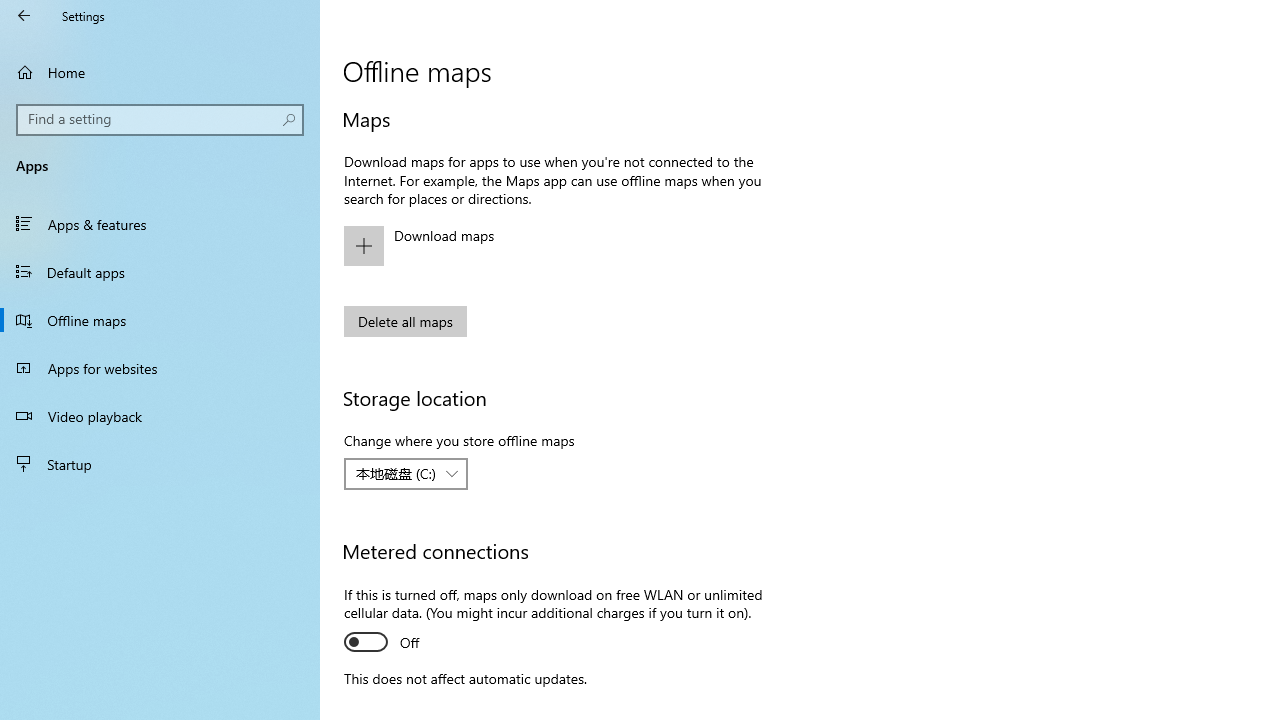  Describe the element at coordinates (160, 119) in the screenshot. I see `'Search box, Find a setting'` at that location.